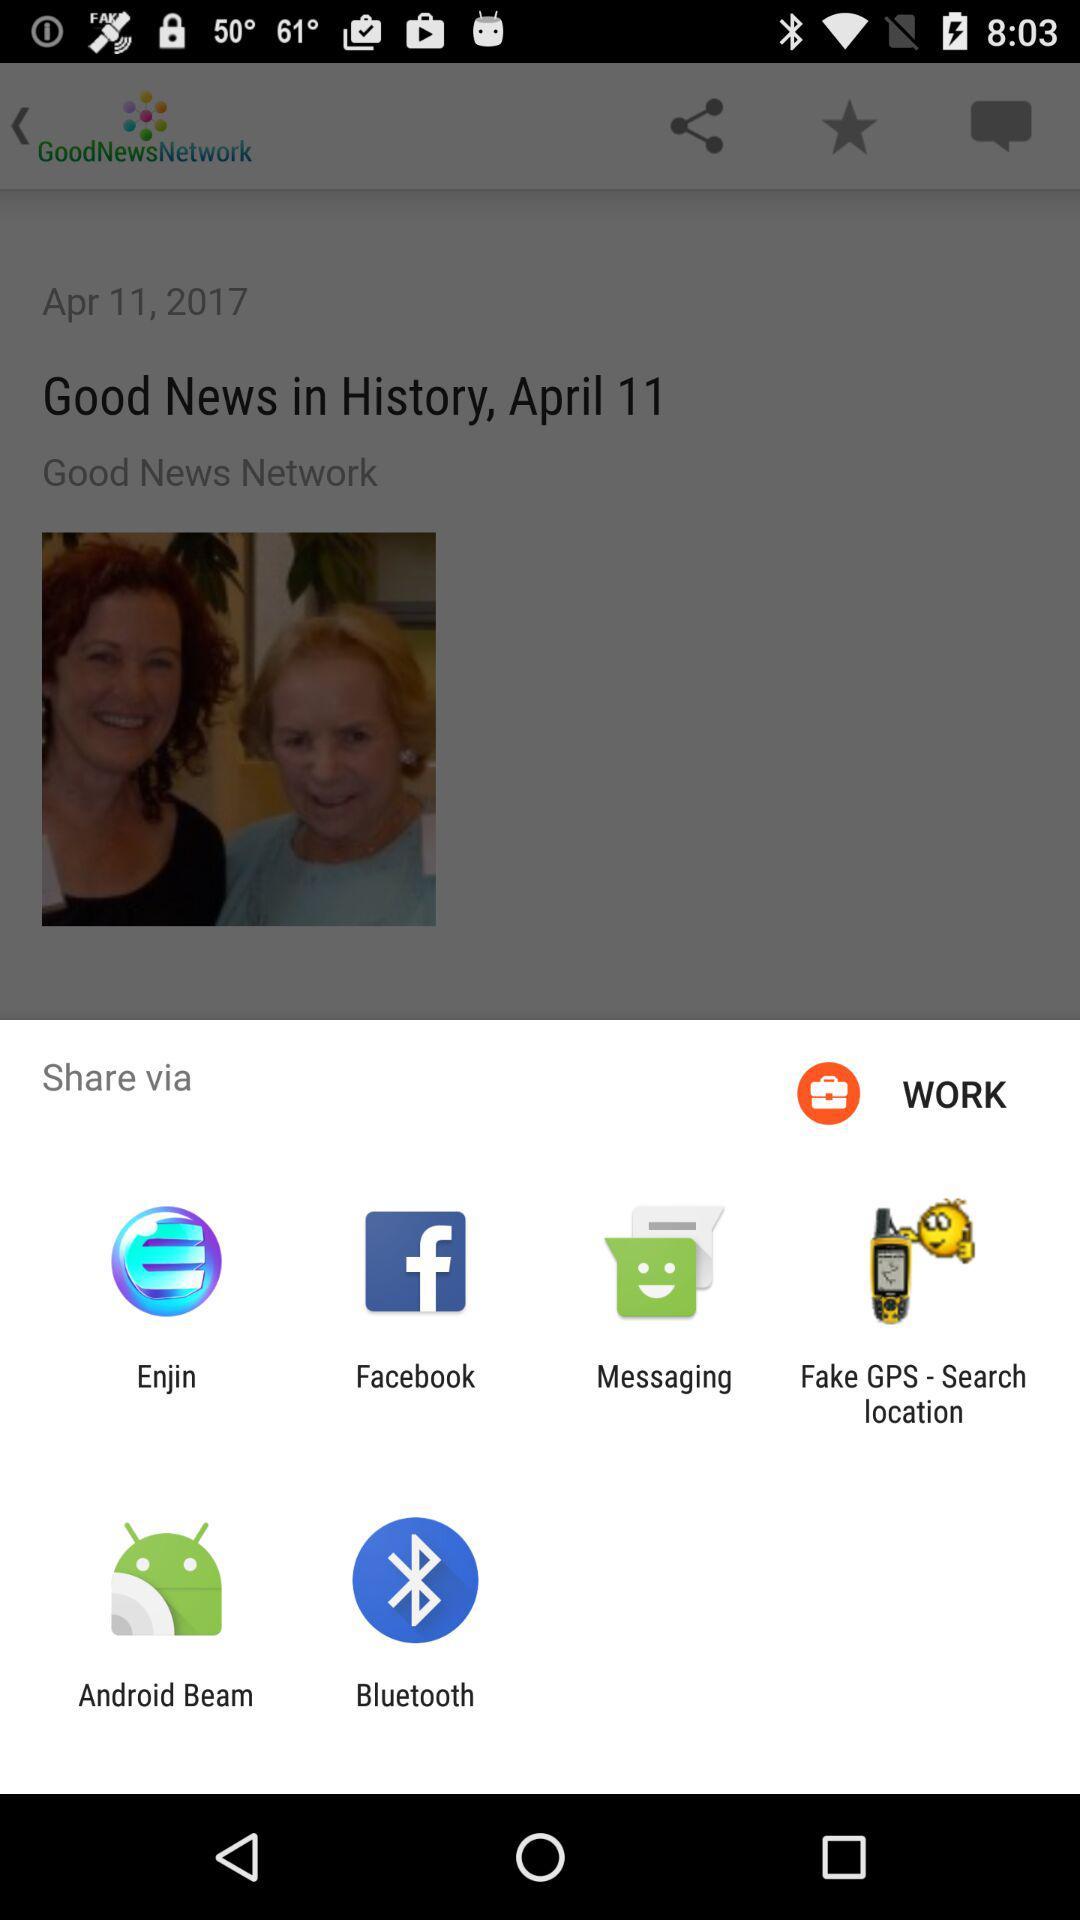  What do you see at coordinates (664, 1392) in the screenshot?
I see `the app next to the fake gps search` at bounding box center [664, 1392].